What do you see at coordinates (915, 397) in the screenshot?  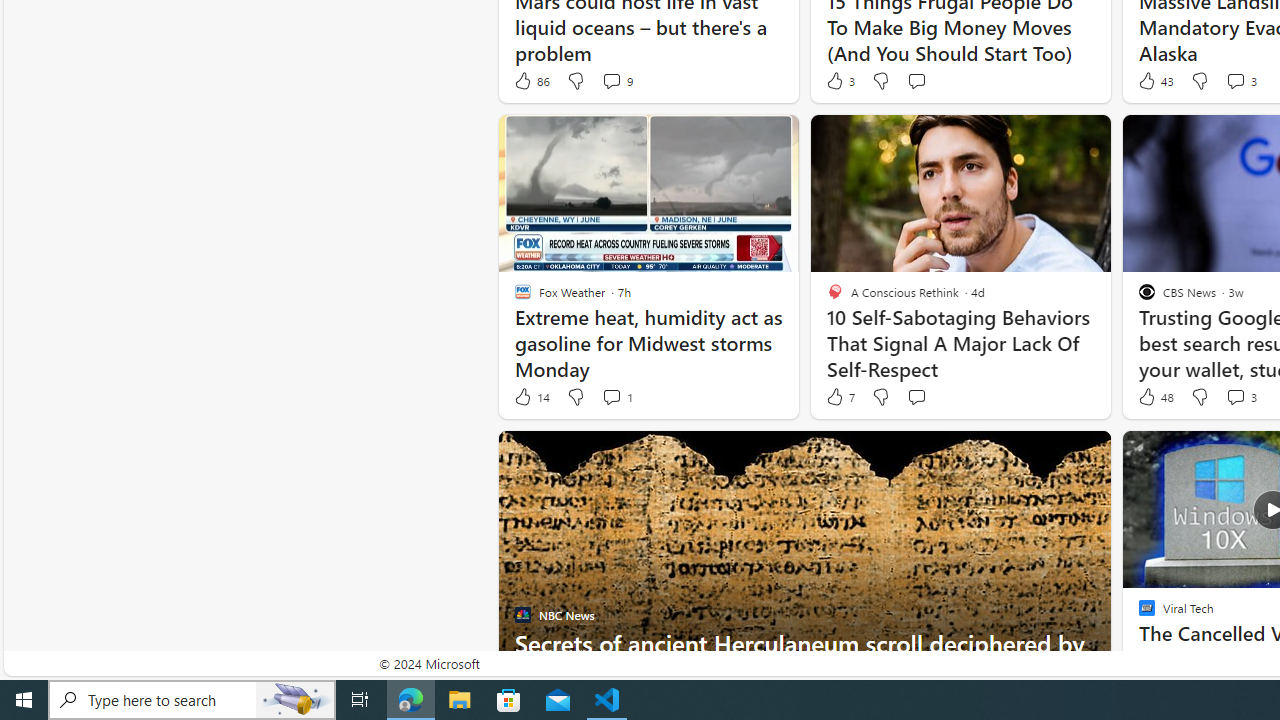 I see `'Start the conversation'` at bounding box center [915, 397].